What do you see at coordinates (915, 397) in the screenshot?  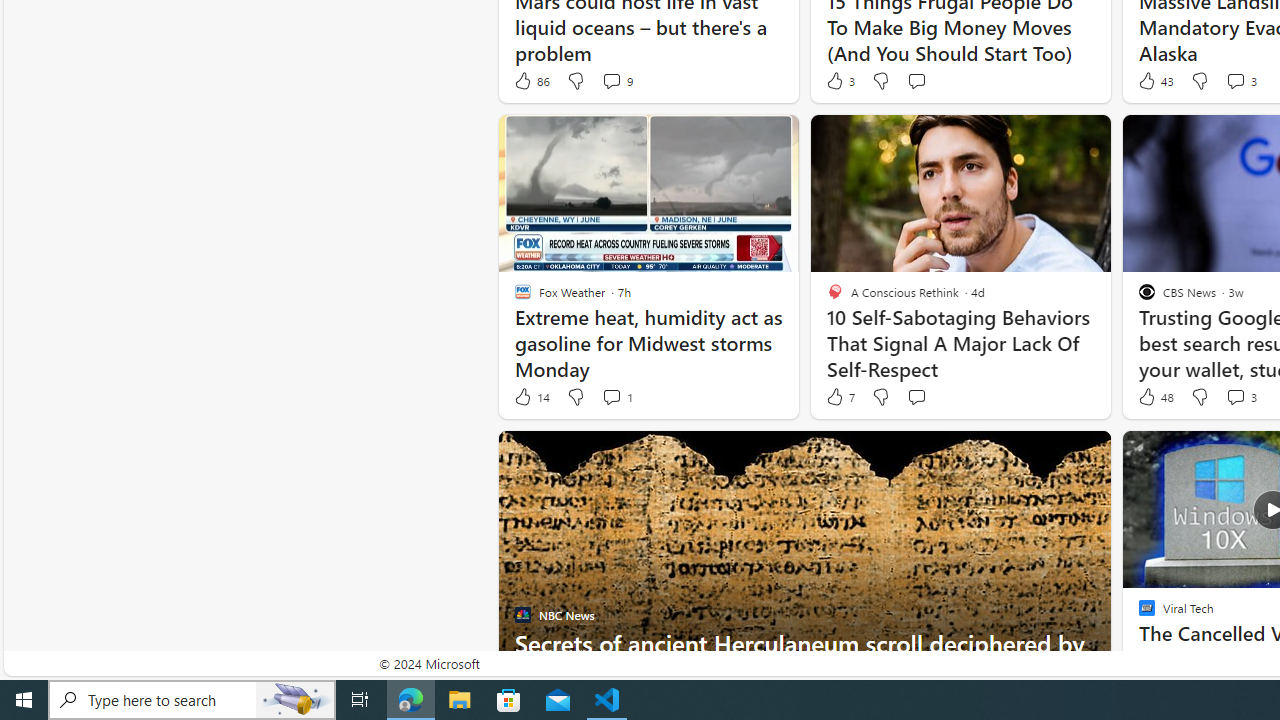 I see `'Start the conversation'` at bounding box center [915, 397].